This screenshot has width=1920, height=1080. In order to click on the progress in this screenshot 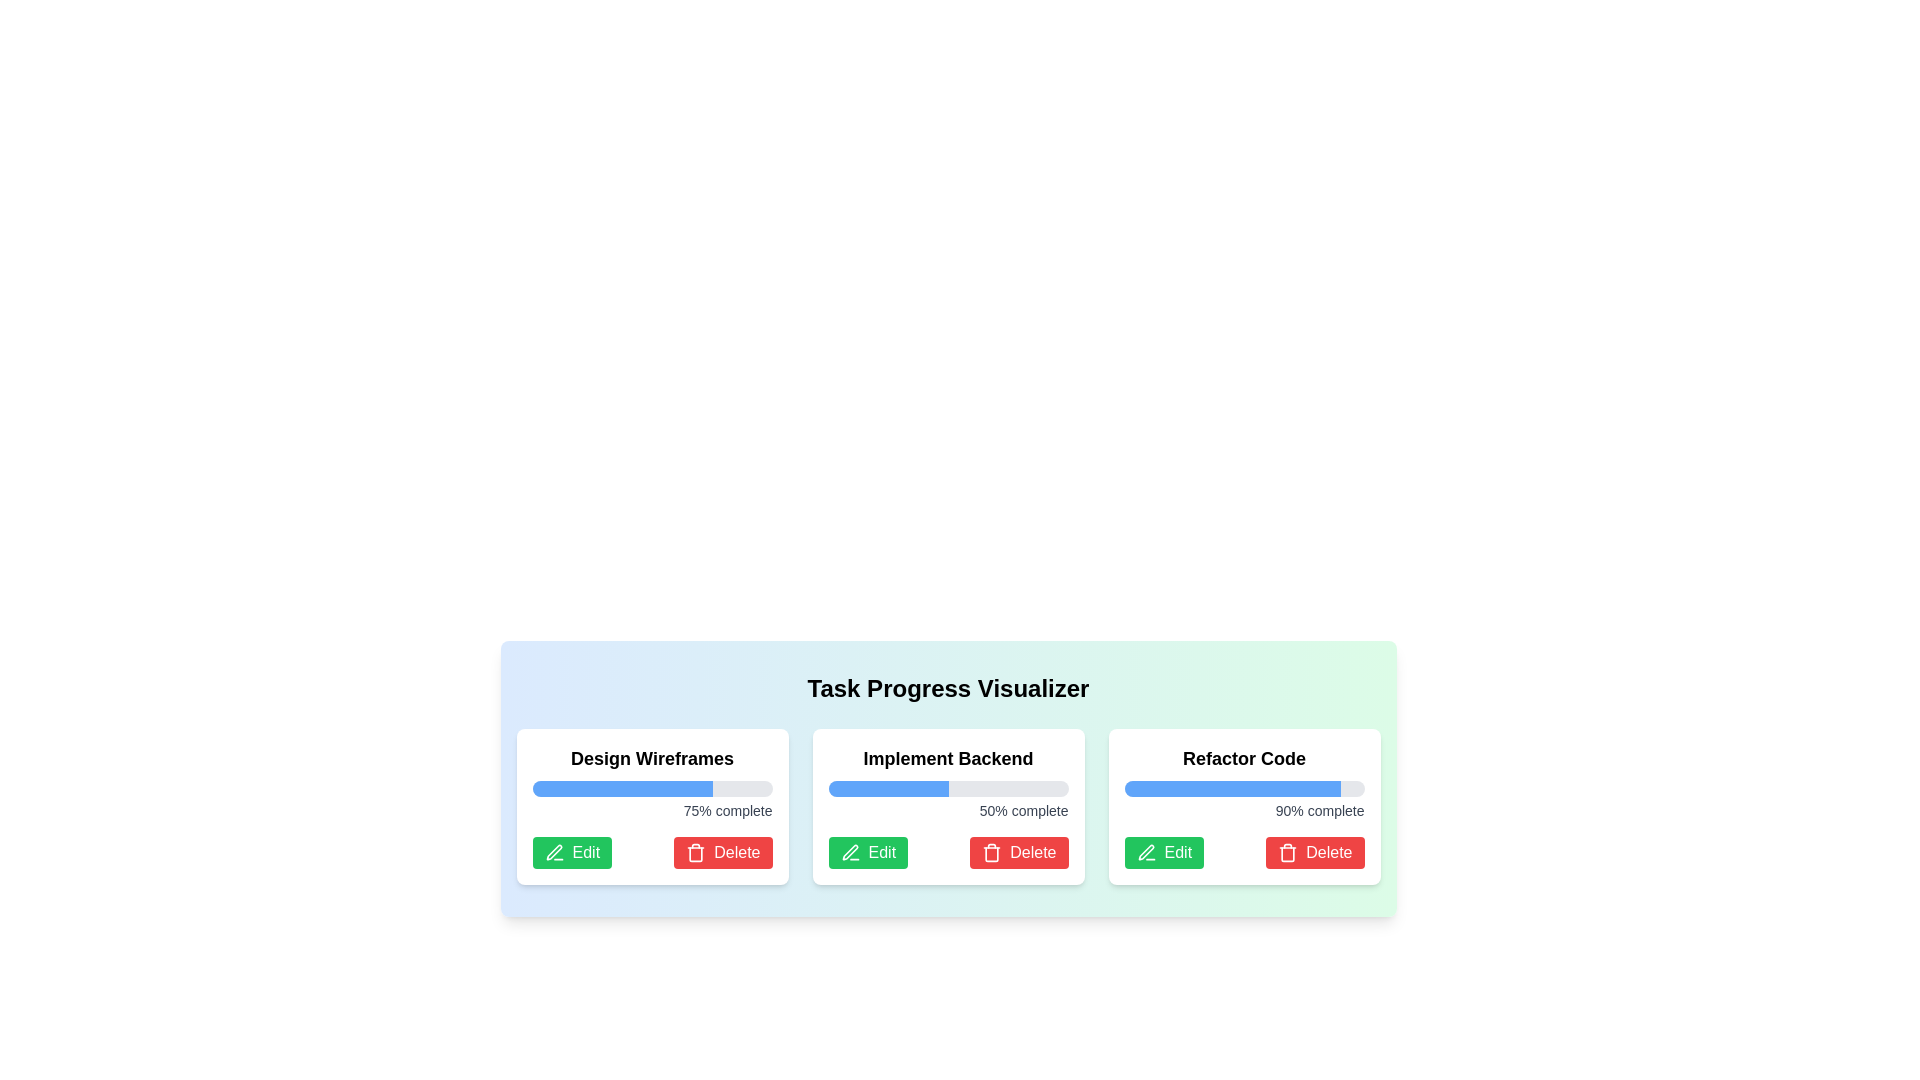, I will do `click(1128, 788)`.